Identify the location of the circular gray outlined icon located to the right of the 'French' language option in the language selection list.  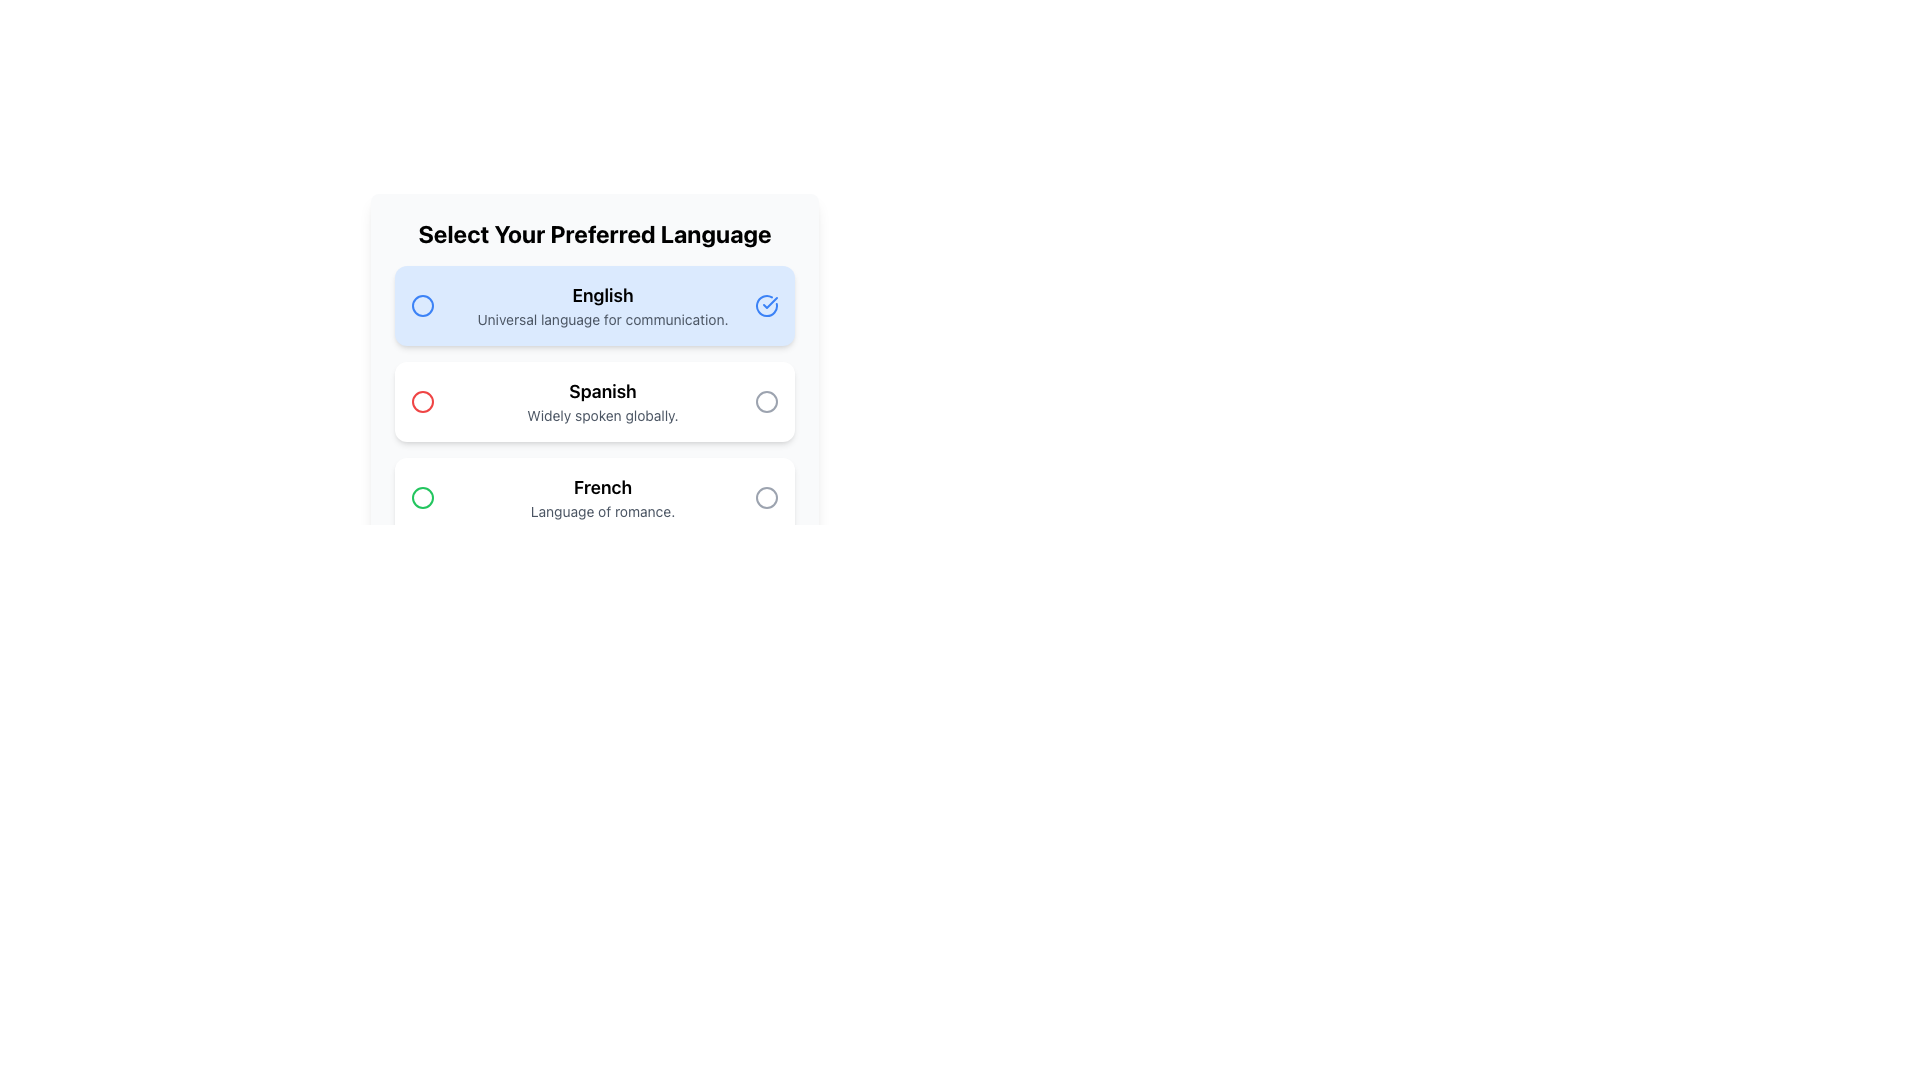
(766, 496).